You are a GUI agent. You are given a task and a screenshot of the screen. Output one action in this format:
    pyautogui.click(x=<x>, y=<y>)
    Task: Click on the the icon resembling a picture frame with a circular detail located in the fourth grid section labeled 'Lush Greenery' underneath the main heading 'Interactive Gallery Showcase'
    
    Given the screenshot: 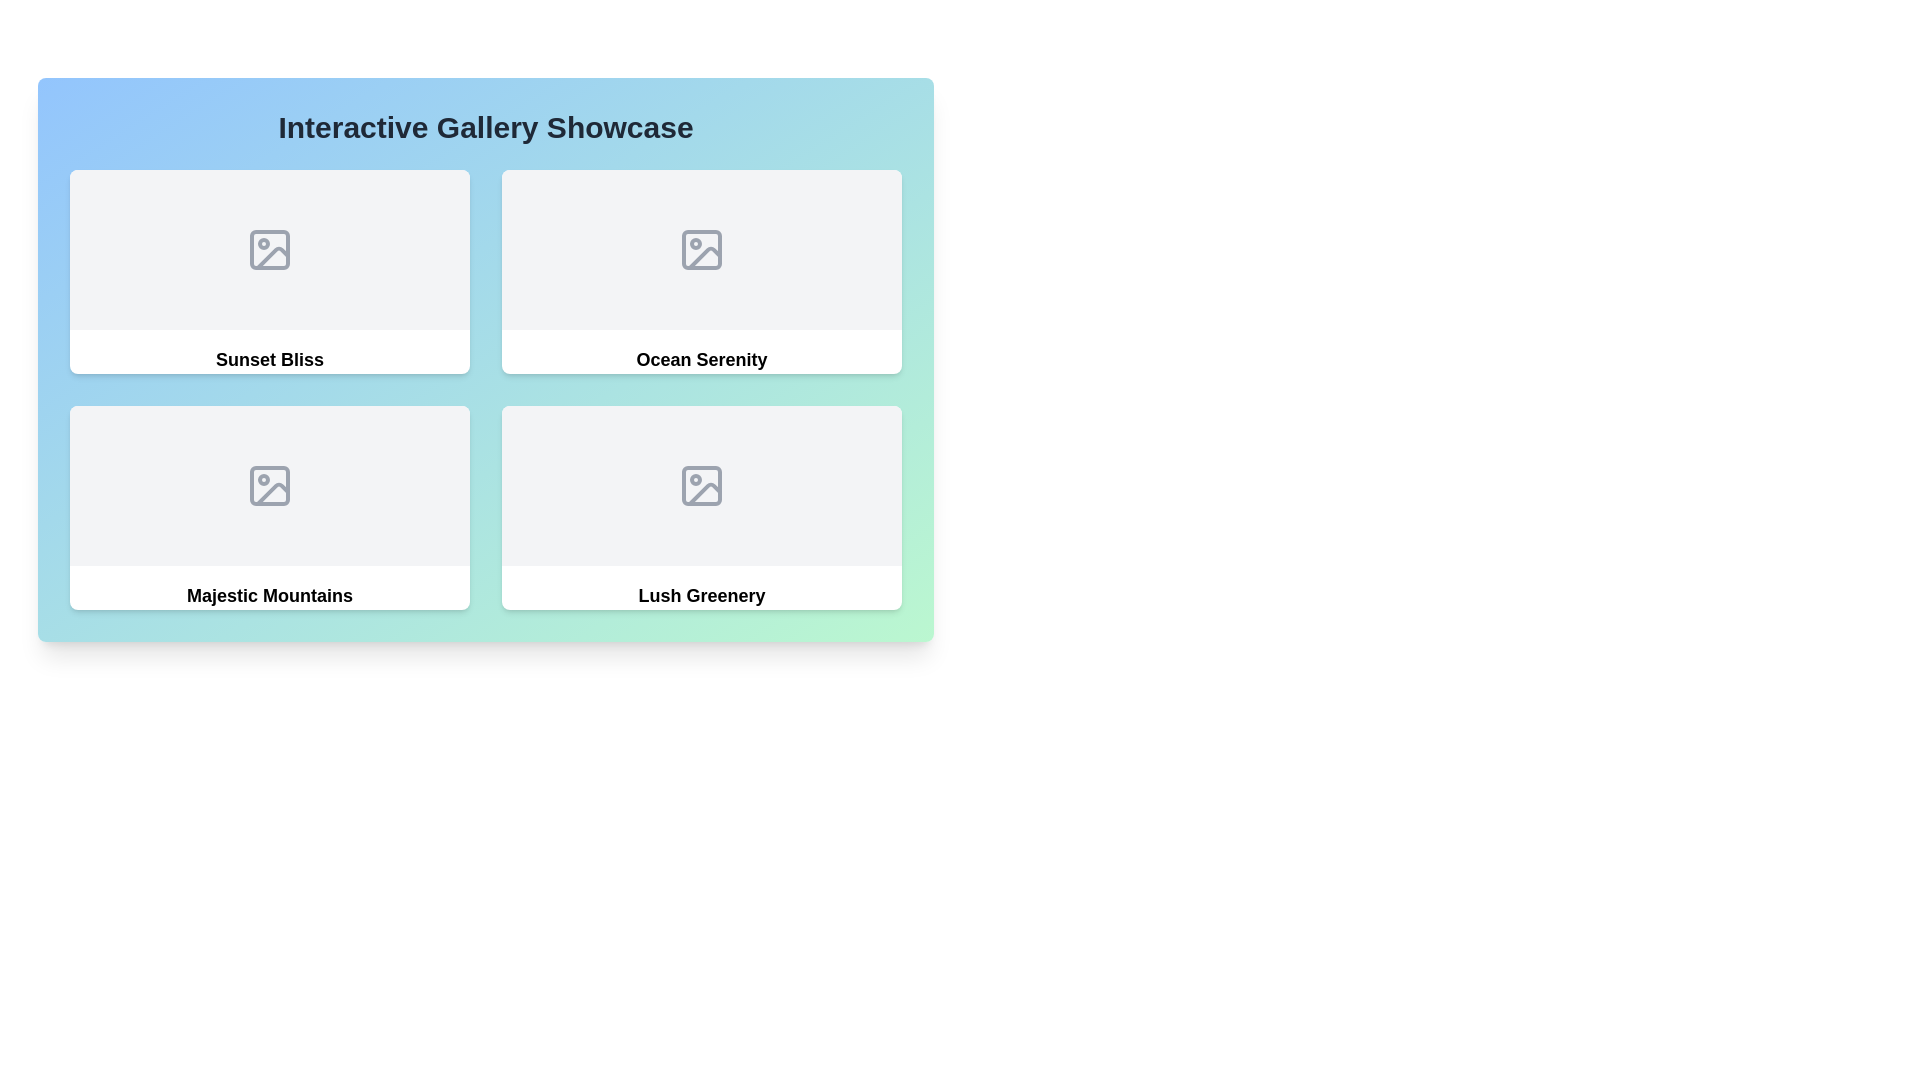 What is the action you would take?
    pyautogui.click(x=701, y=486)
    